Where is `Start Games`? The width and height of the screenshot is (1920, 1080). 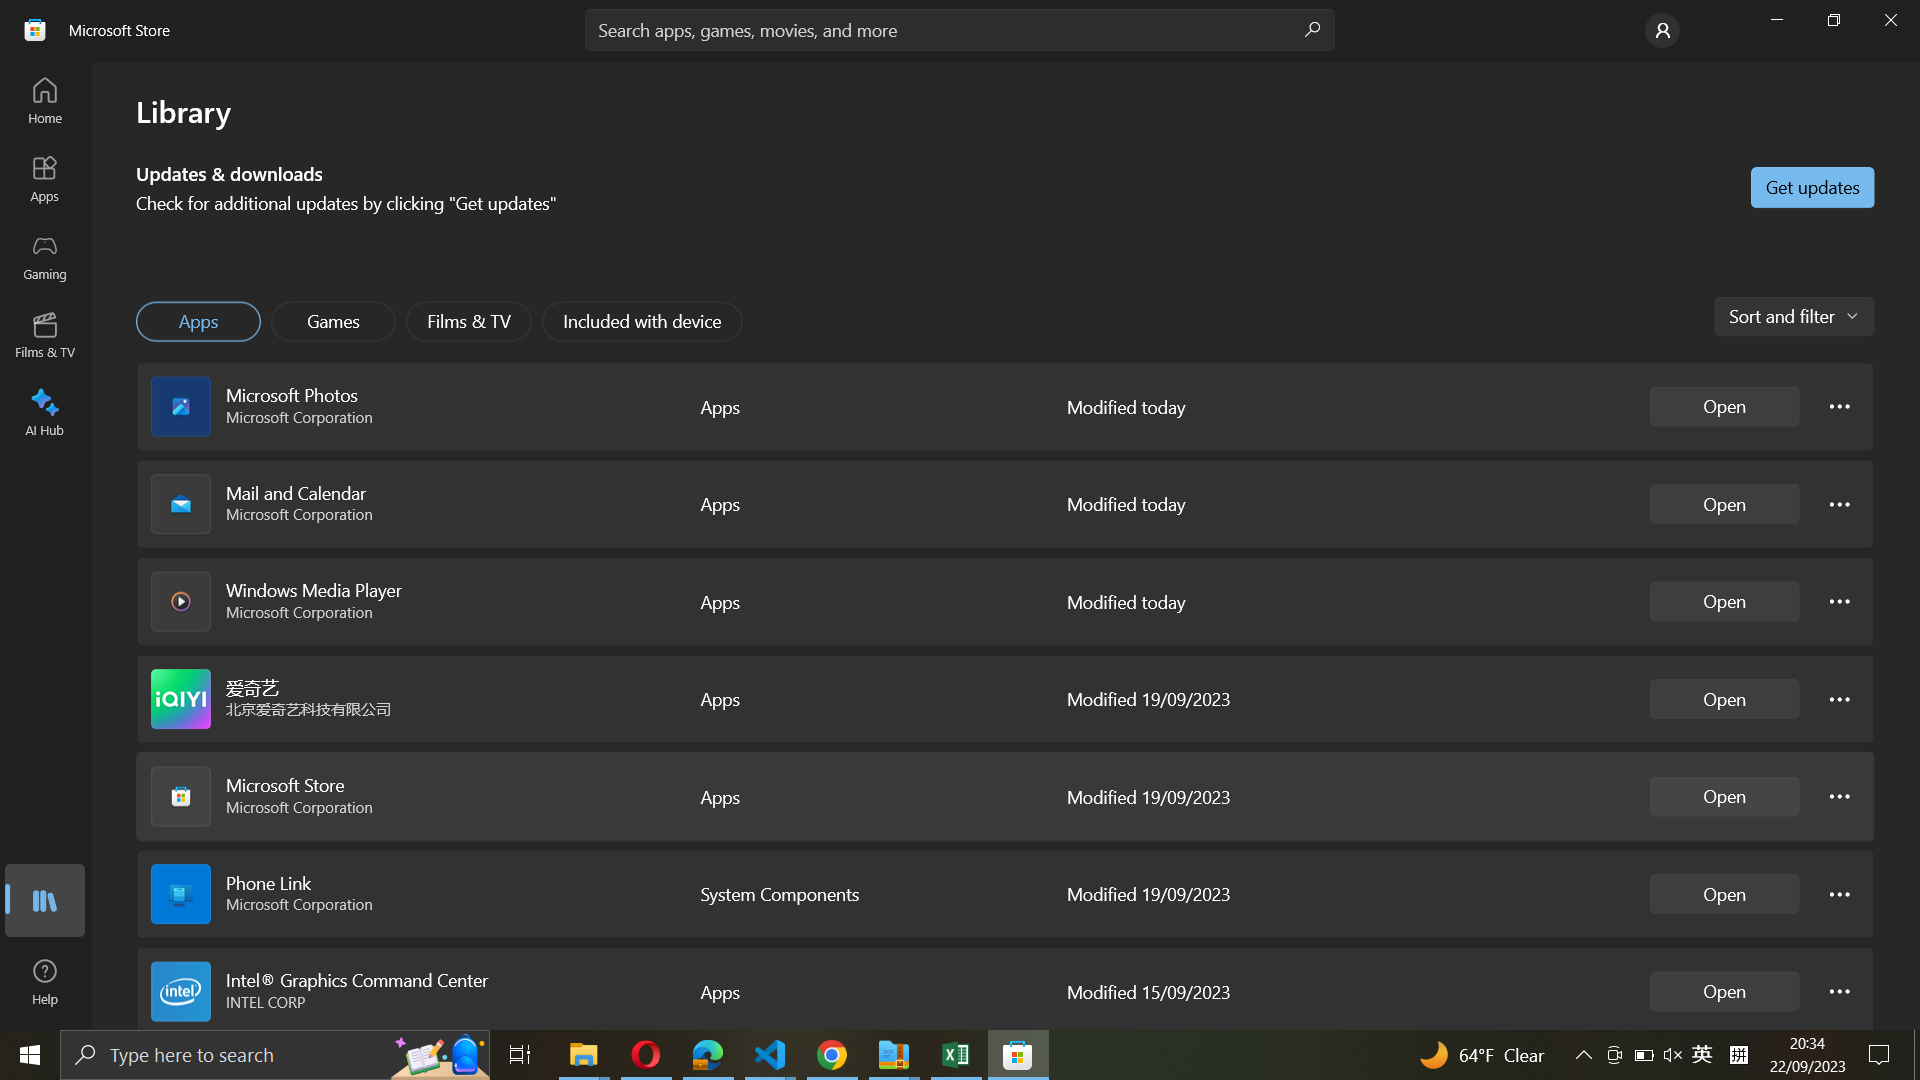
Start Games is located at coordinates (334, 320).